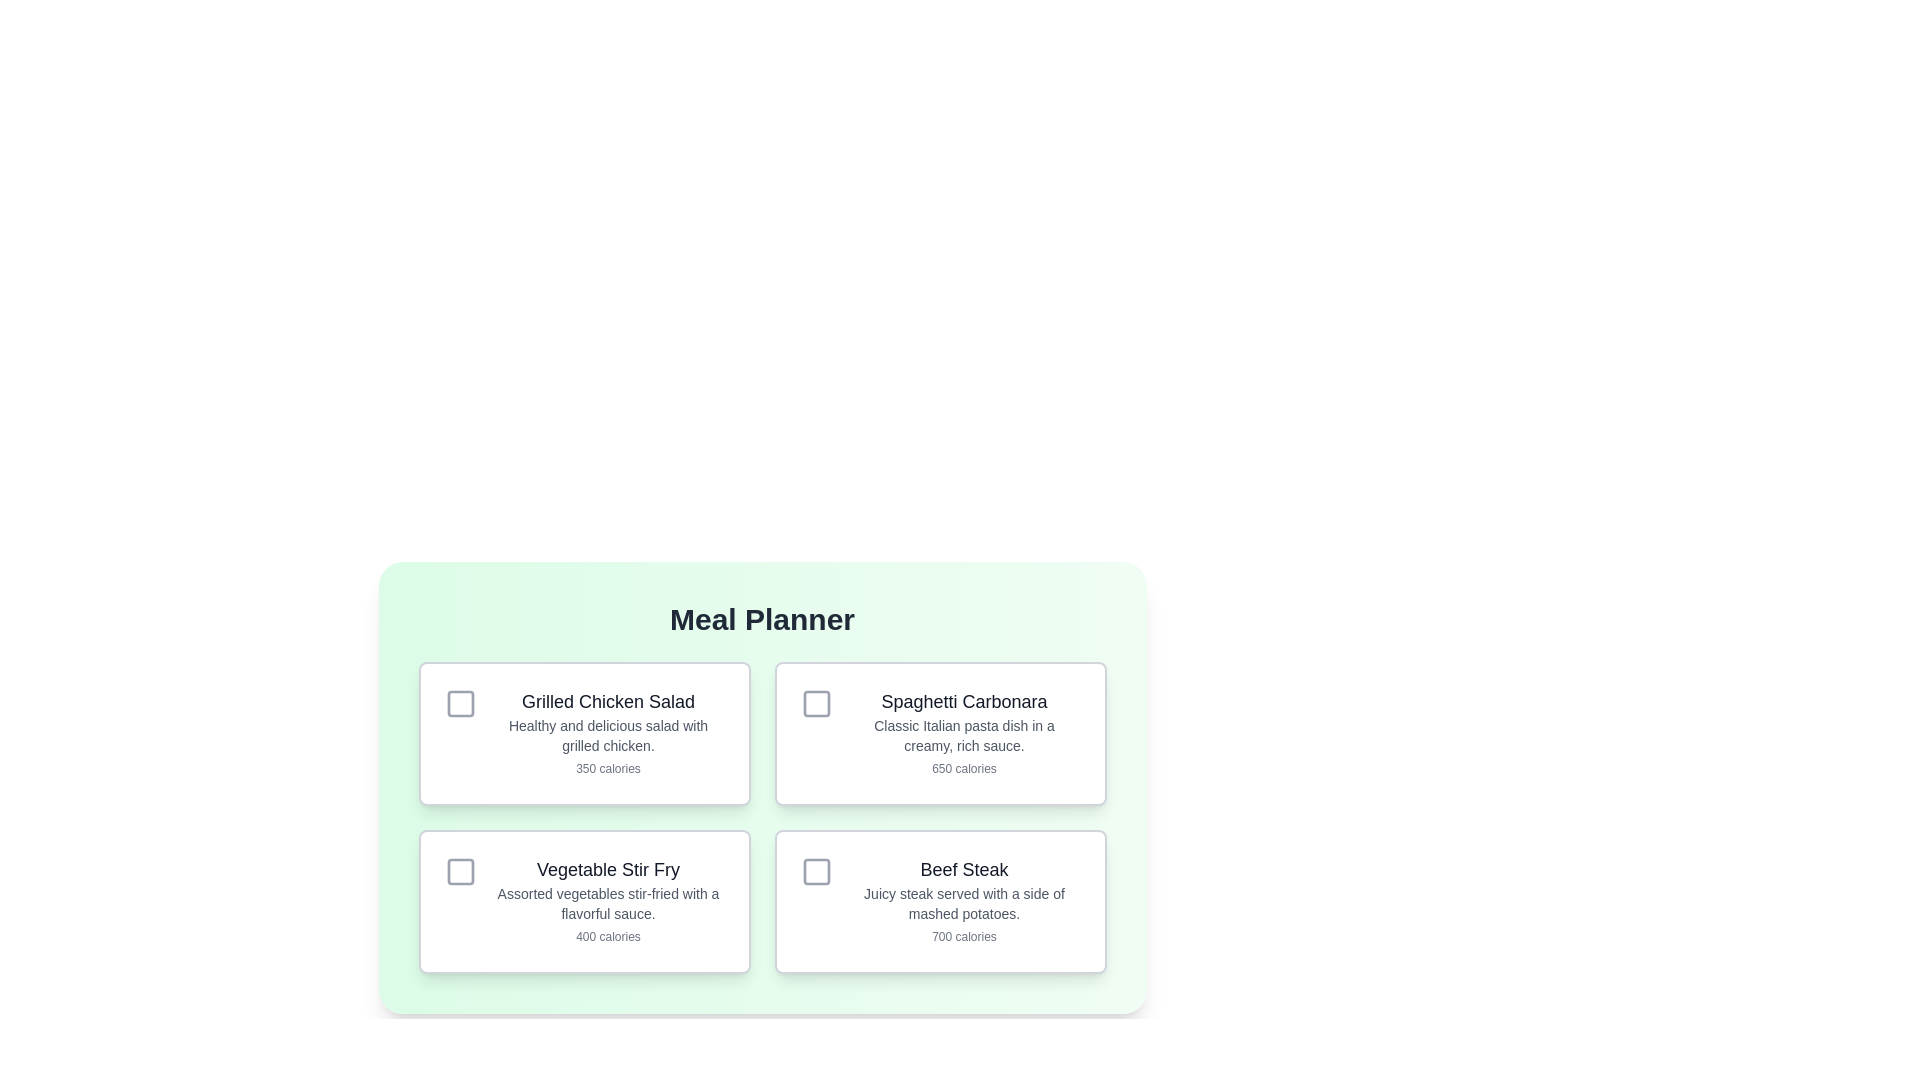  What do you see at coordinates (964, 869) in the screenshot?
I see `title label for the food item 'Beef Steak' located at the top of the bottom-right card in the meal planner grid` at bounding box center [964, 869].